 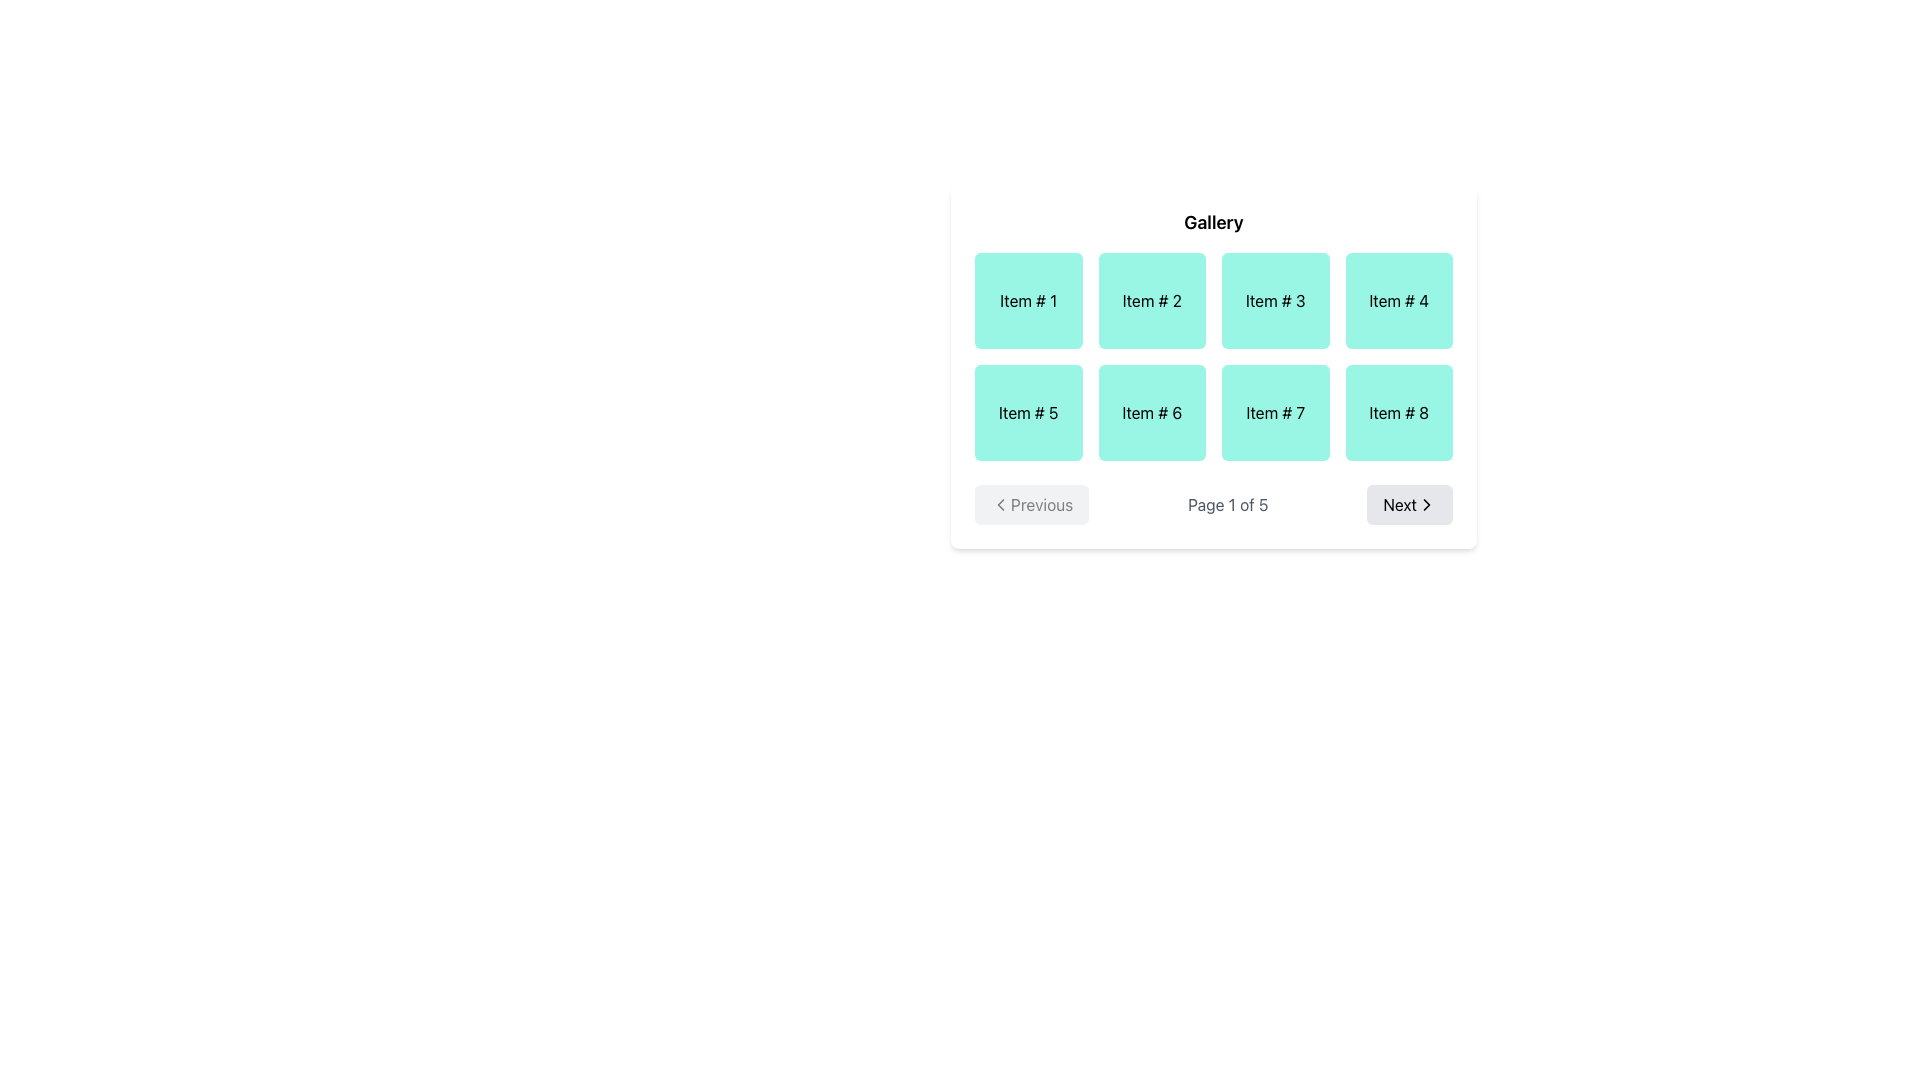 What do you see at coordinates (1032, 504) in the screenshot?
I see `the left-most navigation button in the bottom gallery to receive interaction feedback` at bounding box center [1032, 504].